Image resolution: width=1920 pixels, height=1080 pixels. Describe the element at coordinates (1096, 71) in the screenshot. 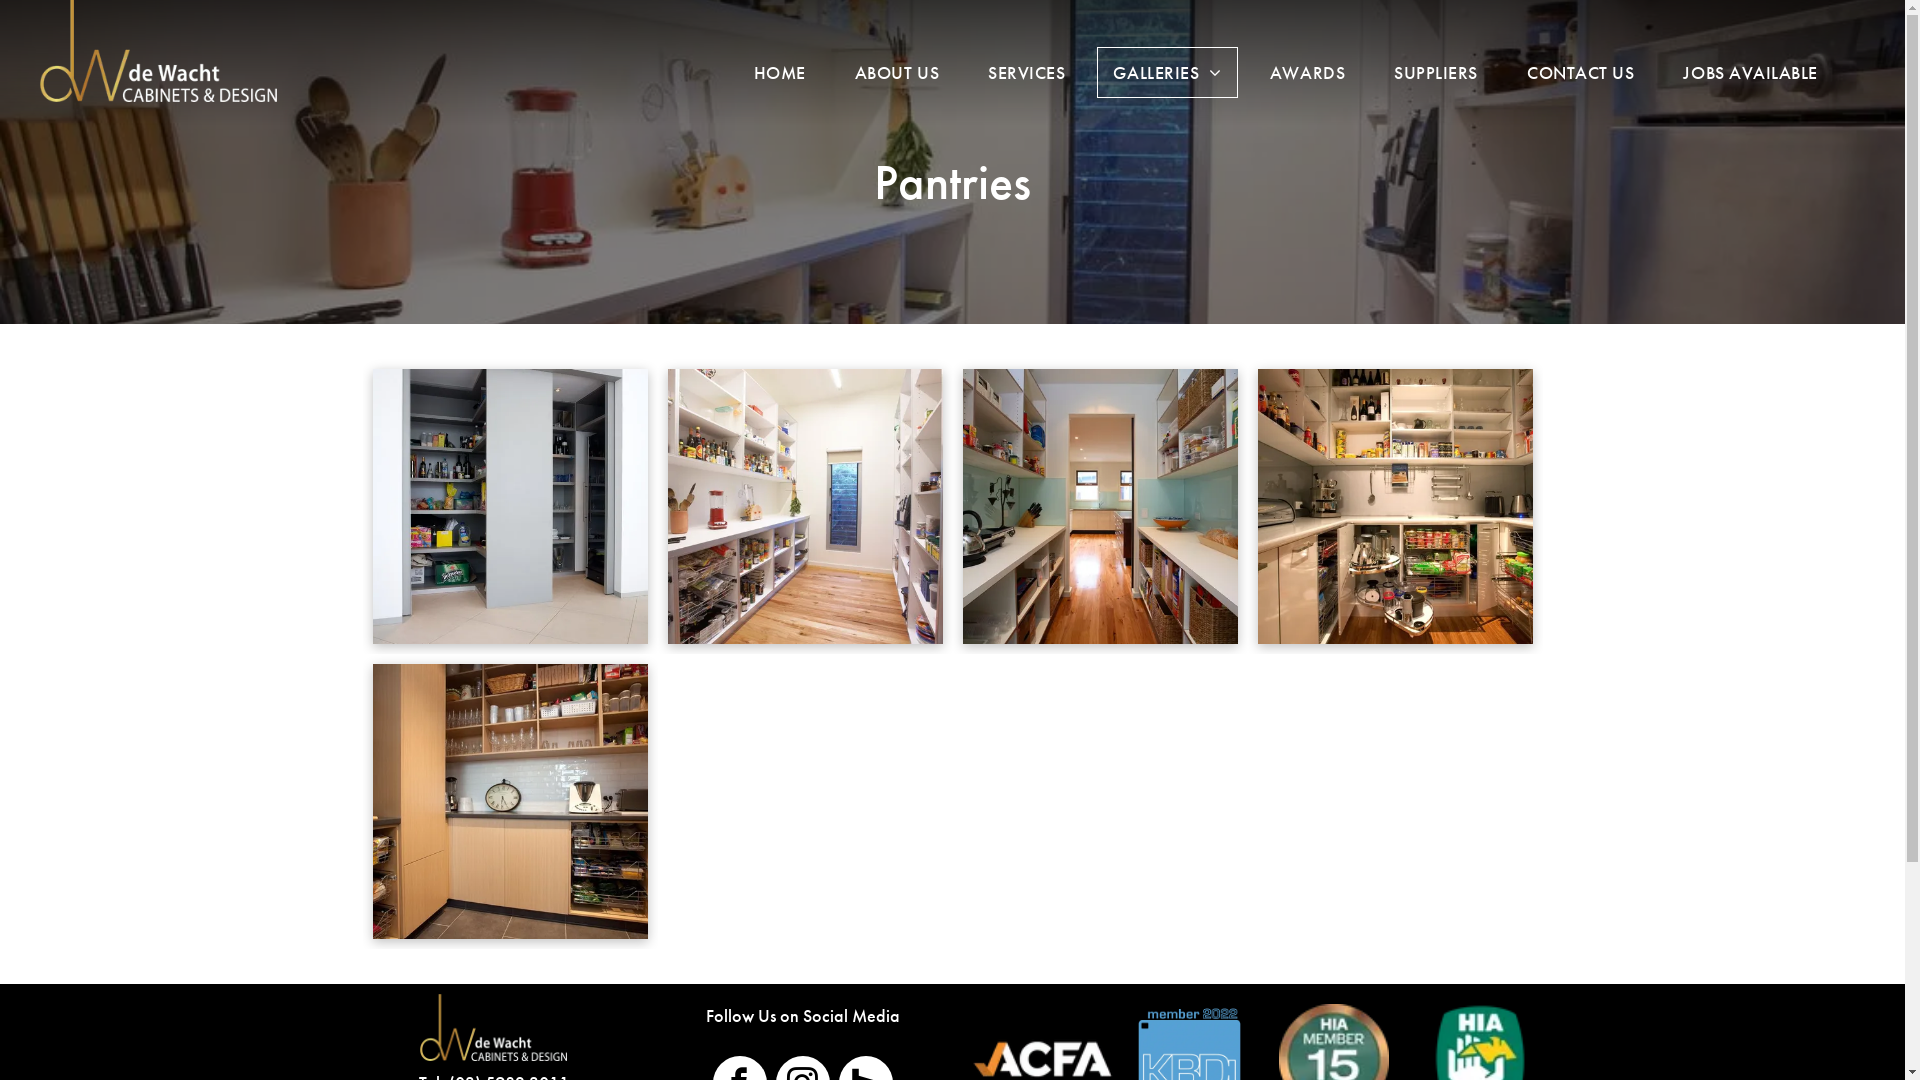

I see `'GALLERIES'` at that location.